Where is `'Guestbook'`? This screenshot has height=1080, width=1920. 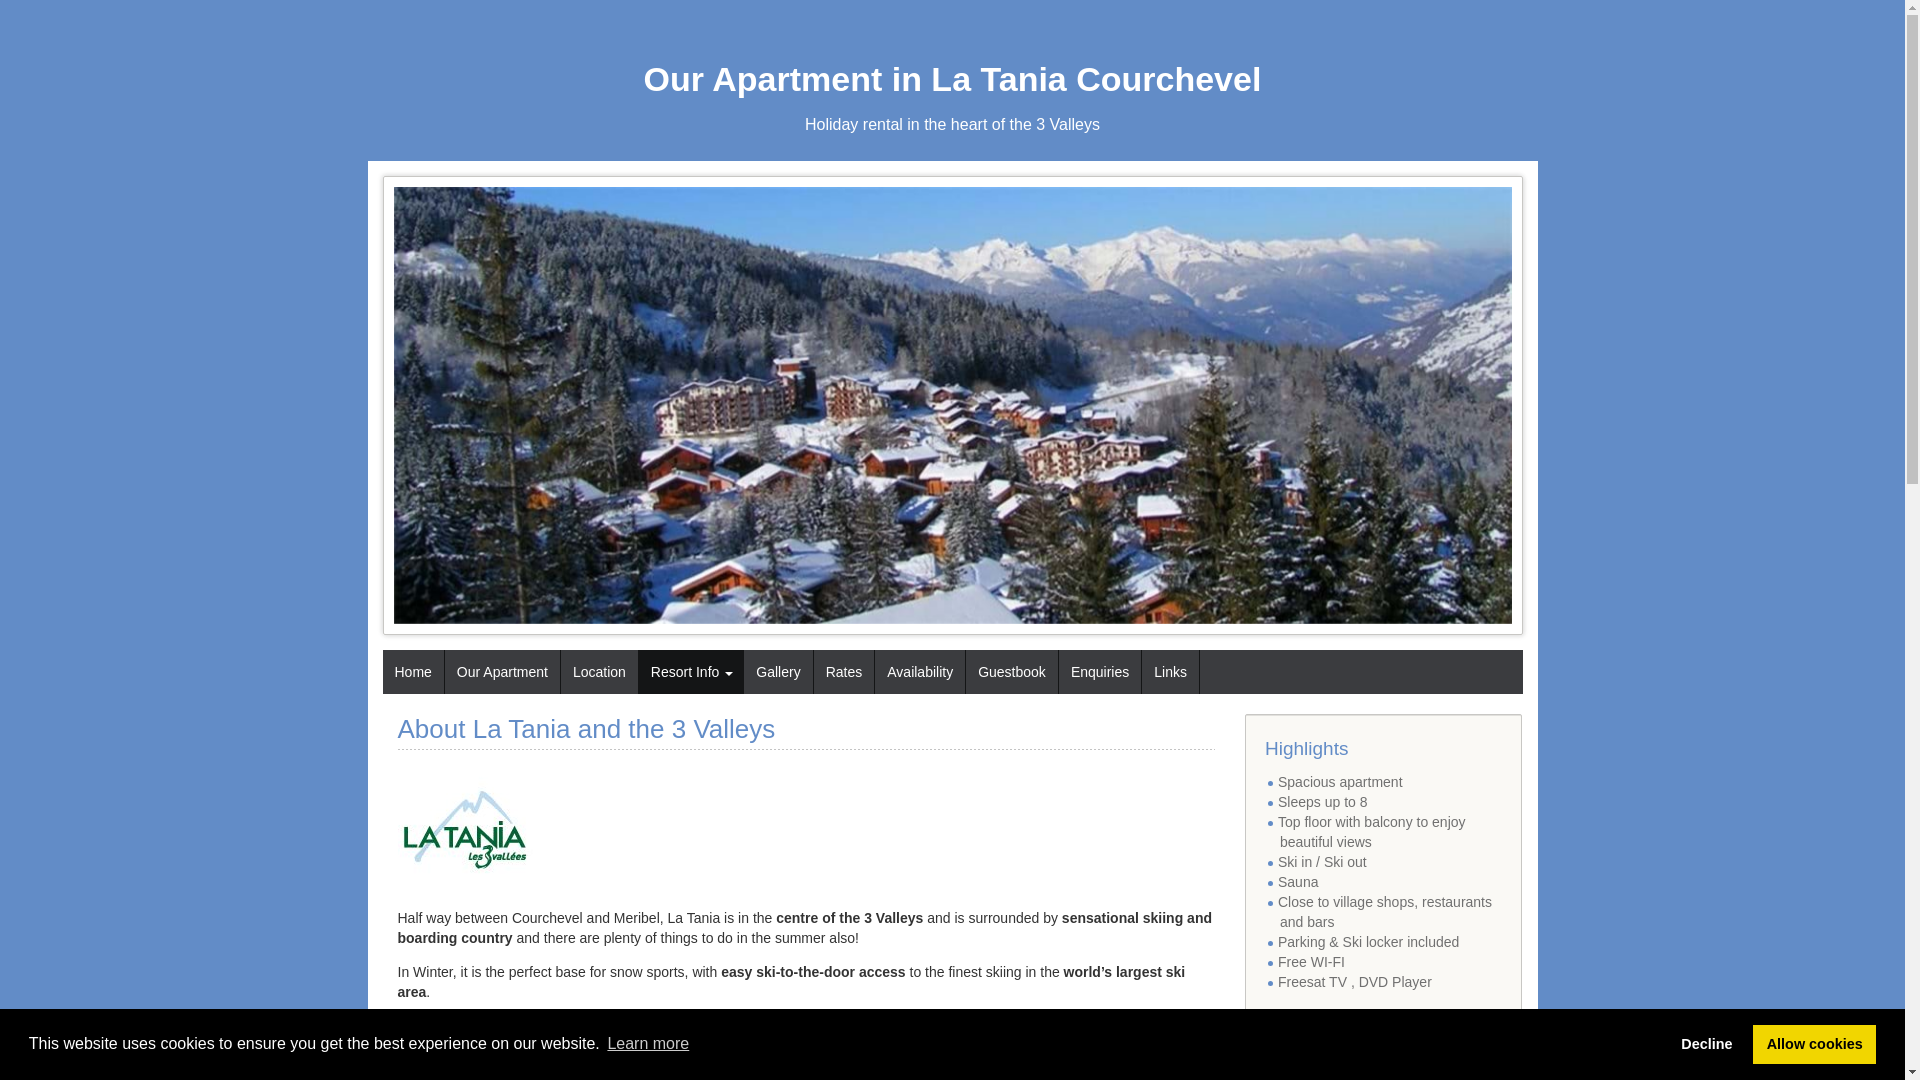 'Guestbook' is located at coordinates (1012, 671).